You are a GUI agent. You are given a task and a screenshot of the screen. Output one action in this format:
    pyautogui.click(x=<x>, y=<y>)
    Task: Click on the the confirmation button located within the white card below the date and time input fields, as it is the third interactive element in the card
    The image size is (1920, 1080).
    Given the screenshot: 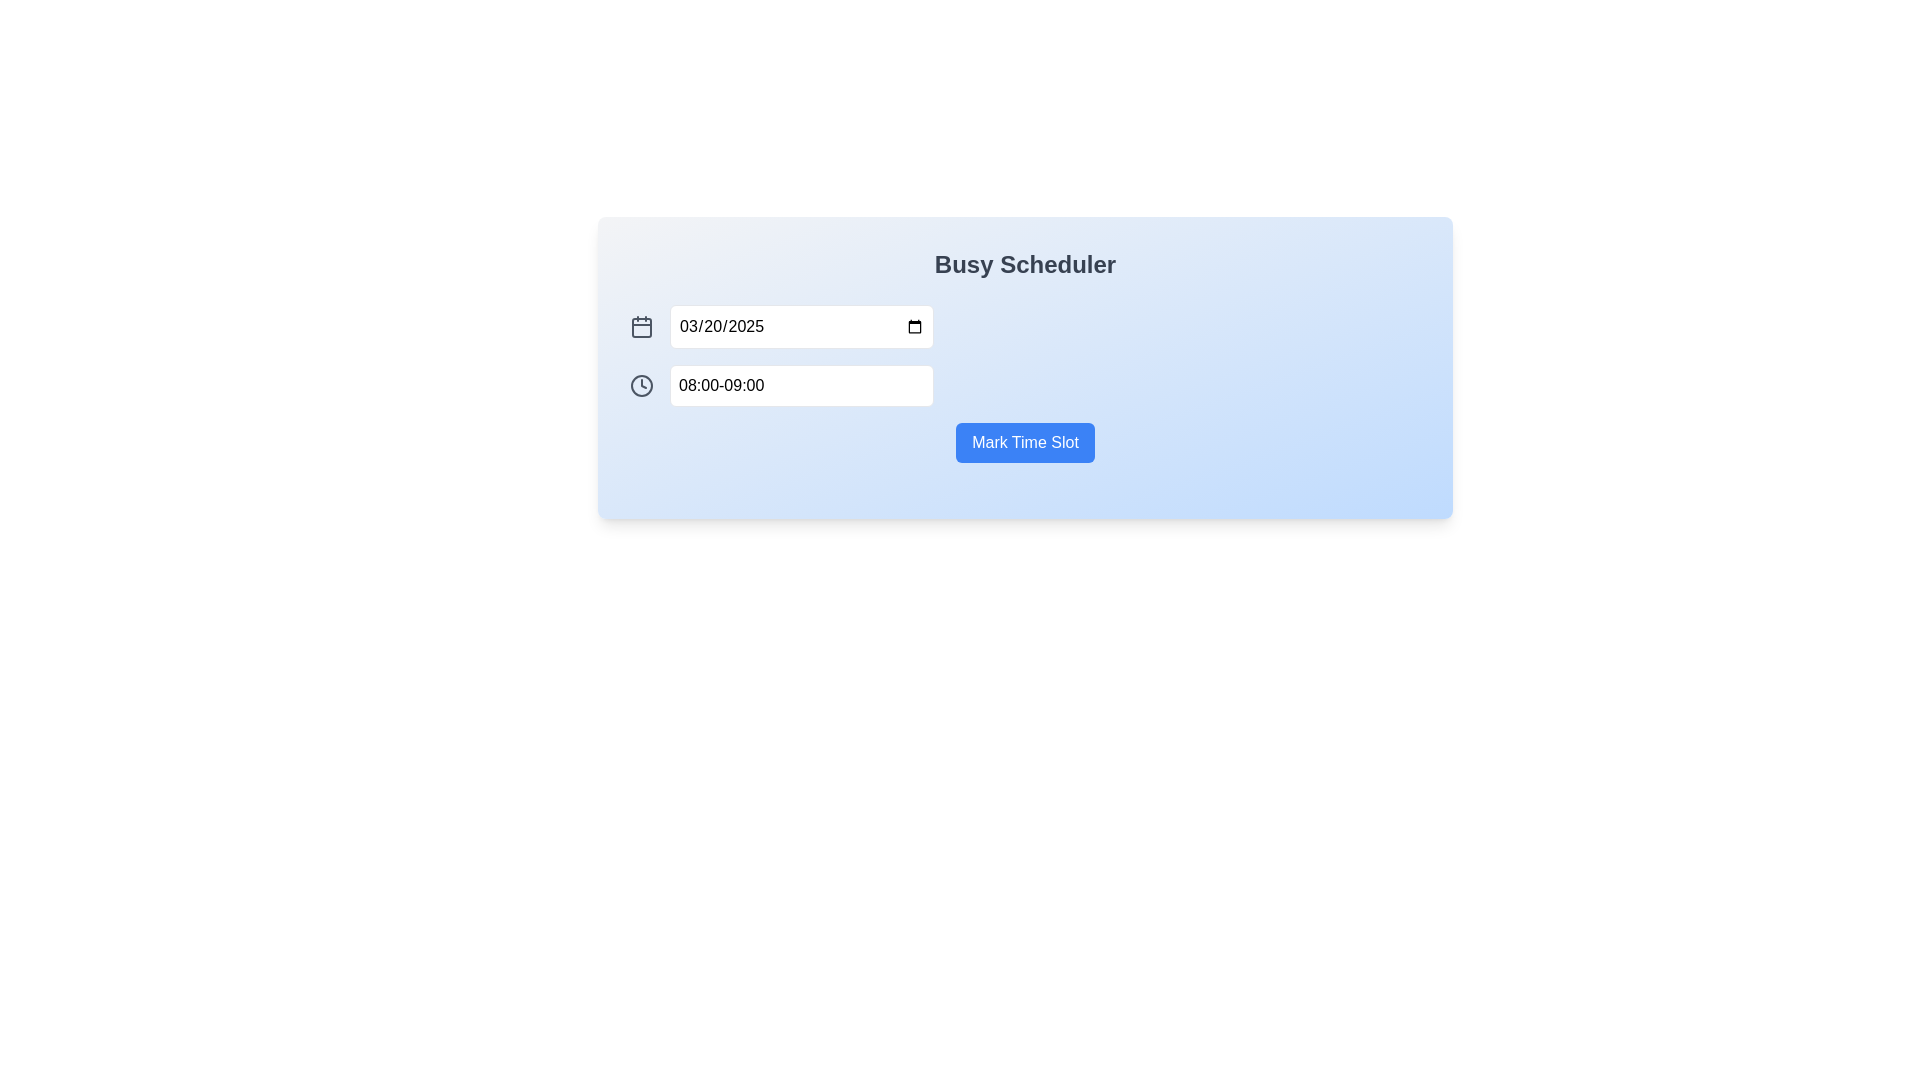 What is the action you would take?
    pyautogui.click(x=1025, y=442)
    